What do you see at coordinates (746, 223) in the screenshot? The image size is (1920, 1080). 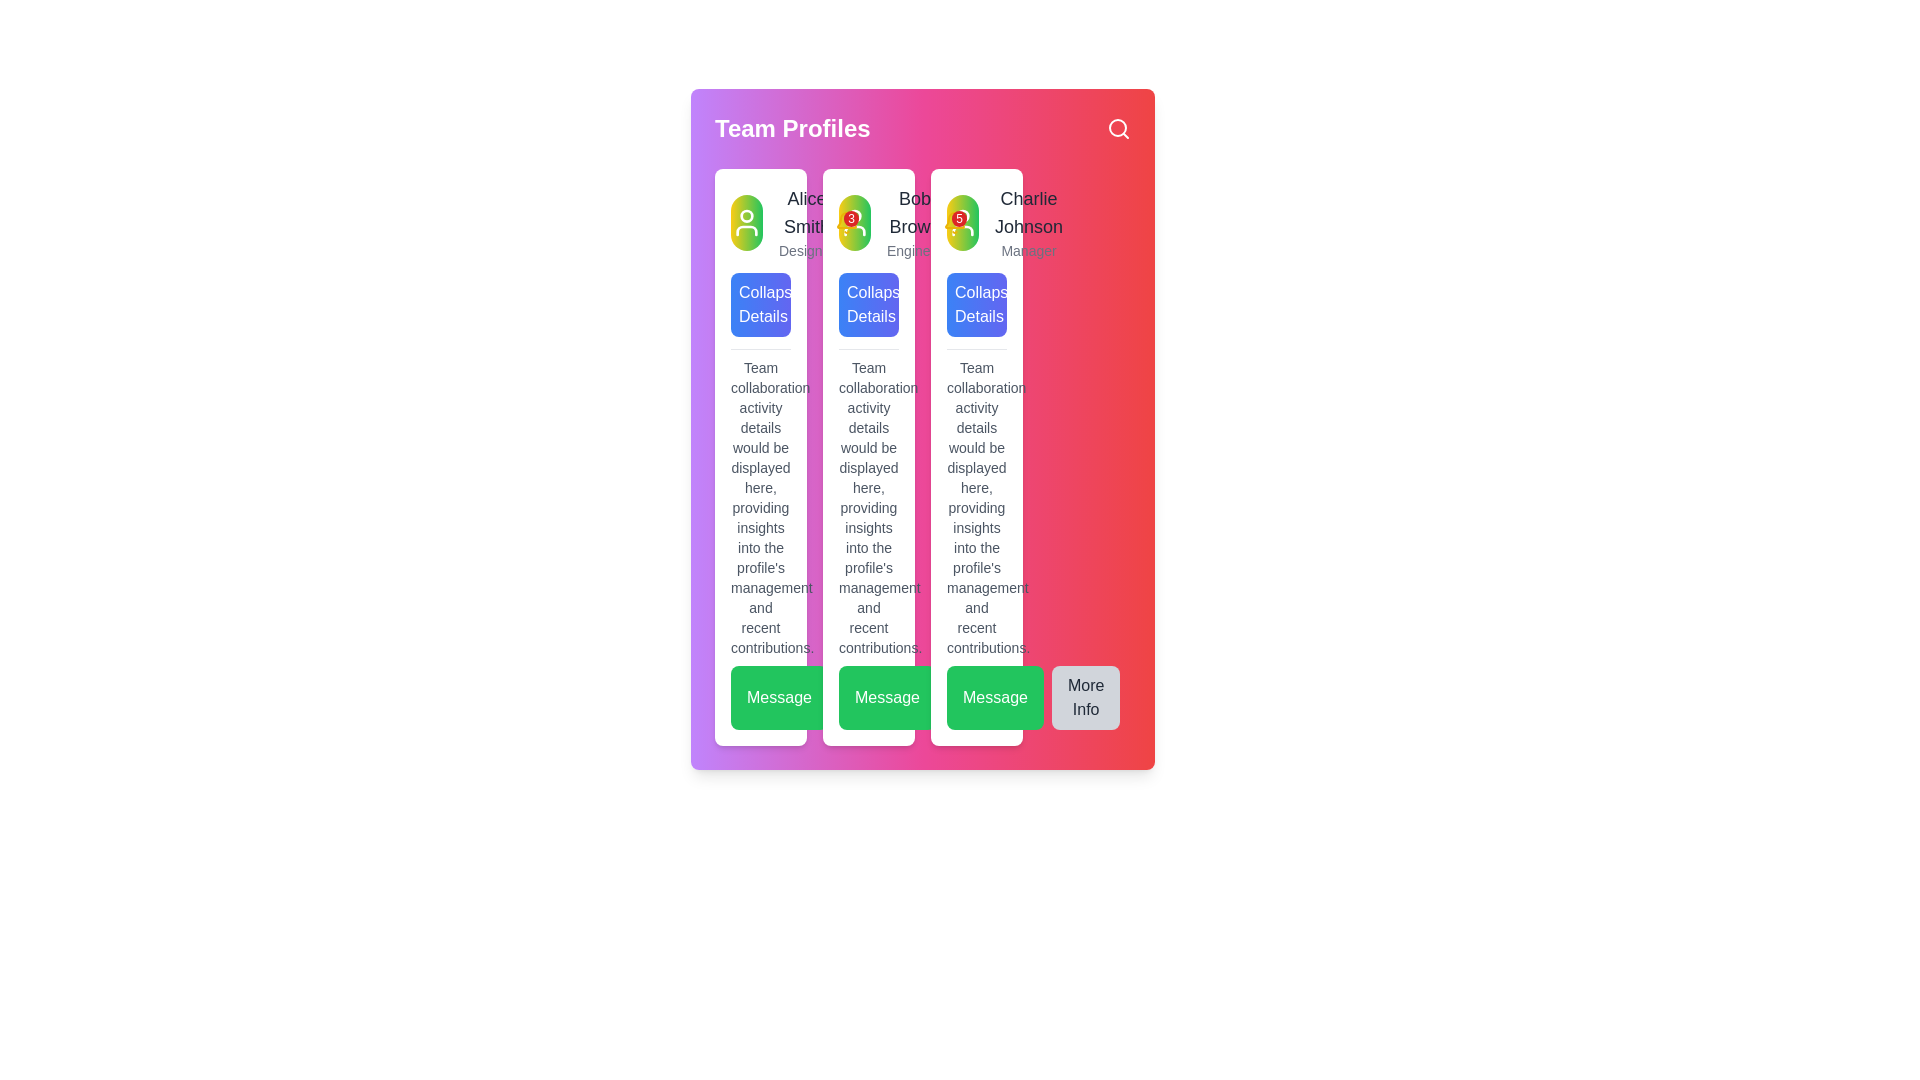 I see `the user profile icon located in the circular section of the first profile card titled 'Alice Smith - Designer'` at bounding box center [746, 223].